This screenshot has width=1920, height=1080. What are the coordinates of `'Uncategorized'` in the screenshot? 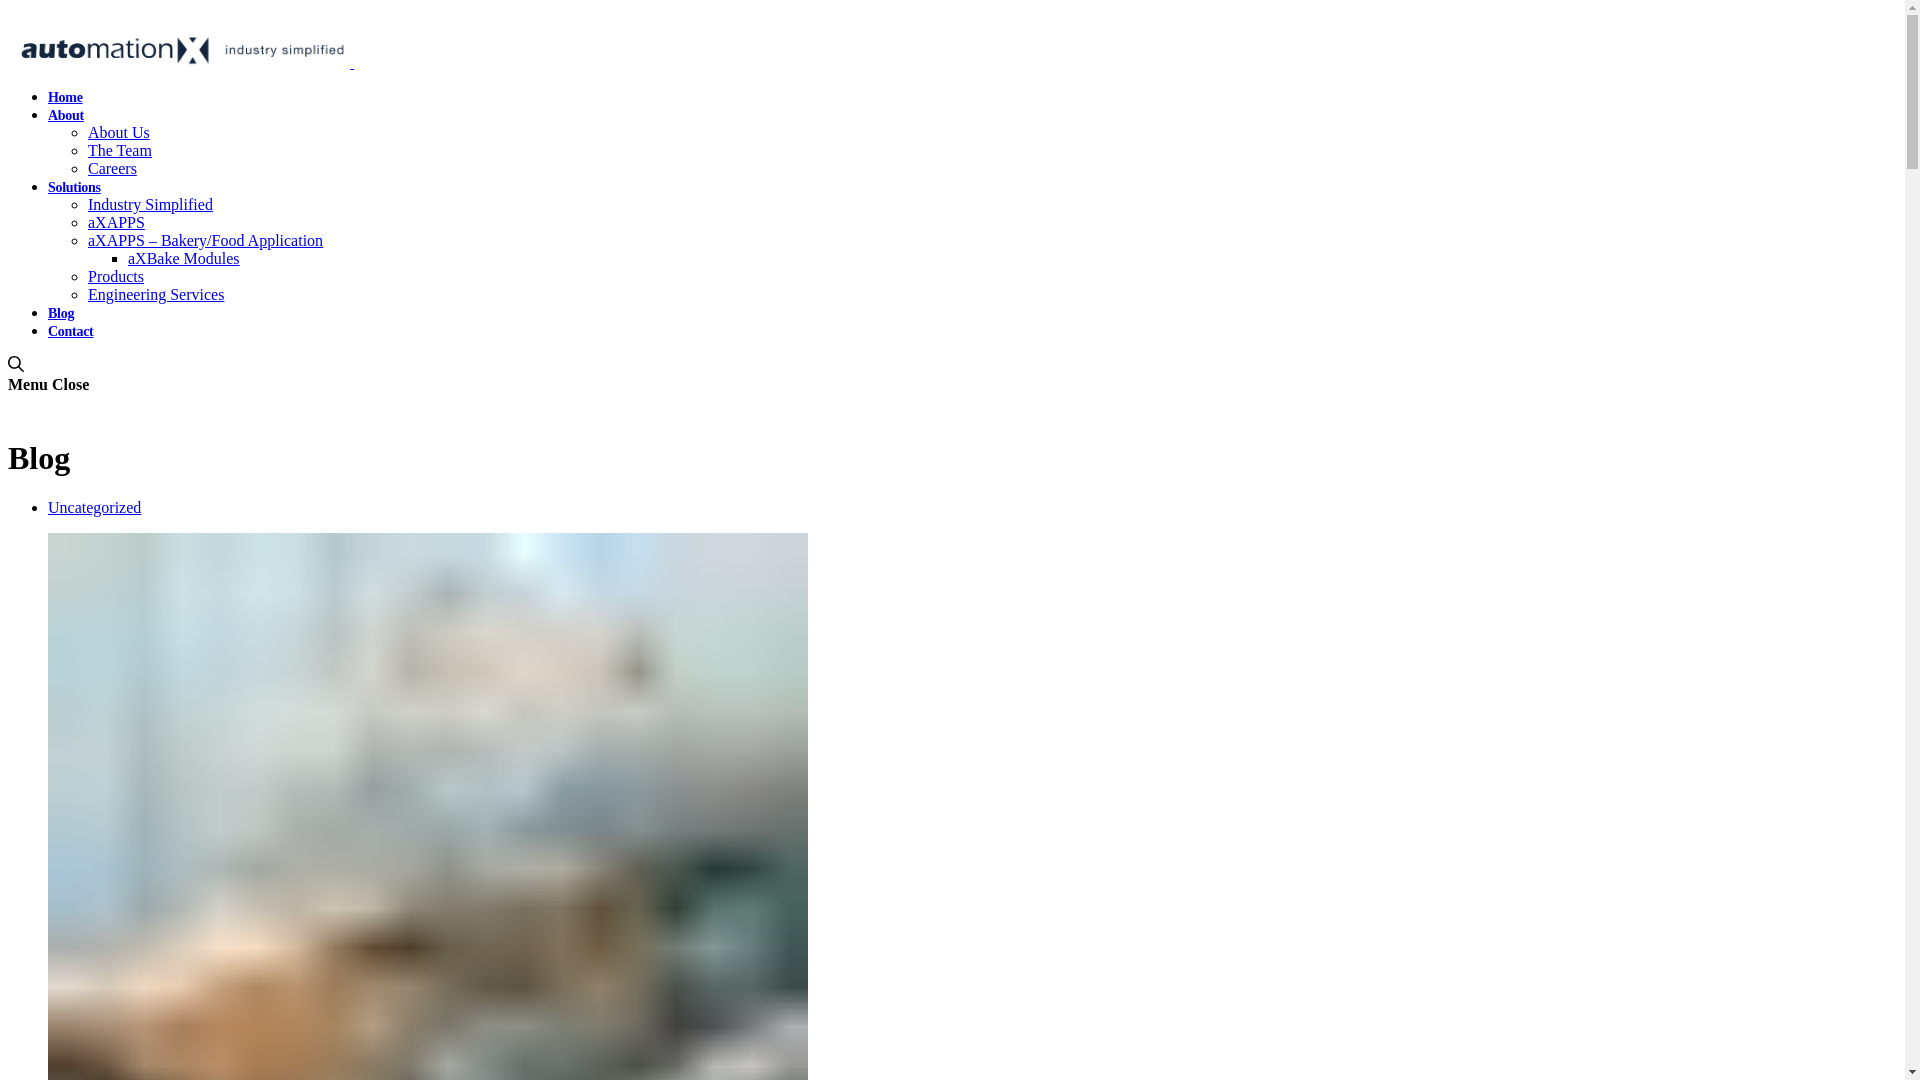 It's located at (93, 506).